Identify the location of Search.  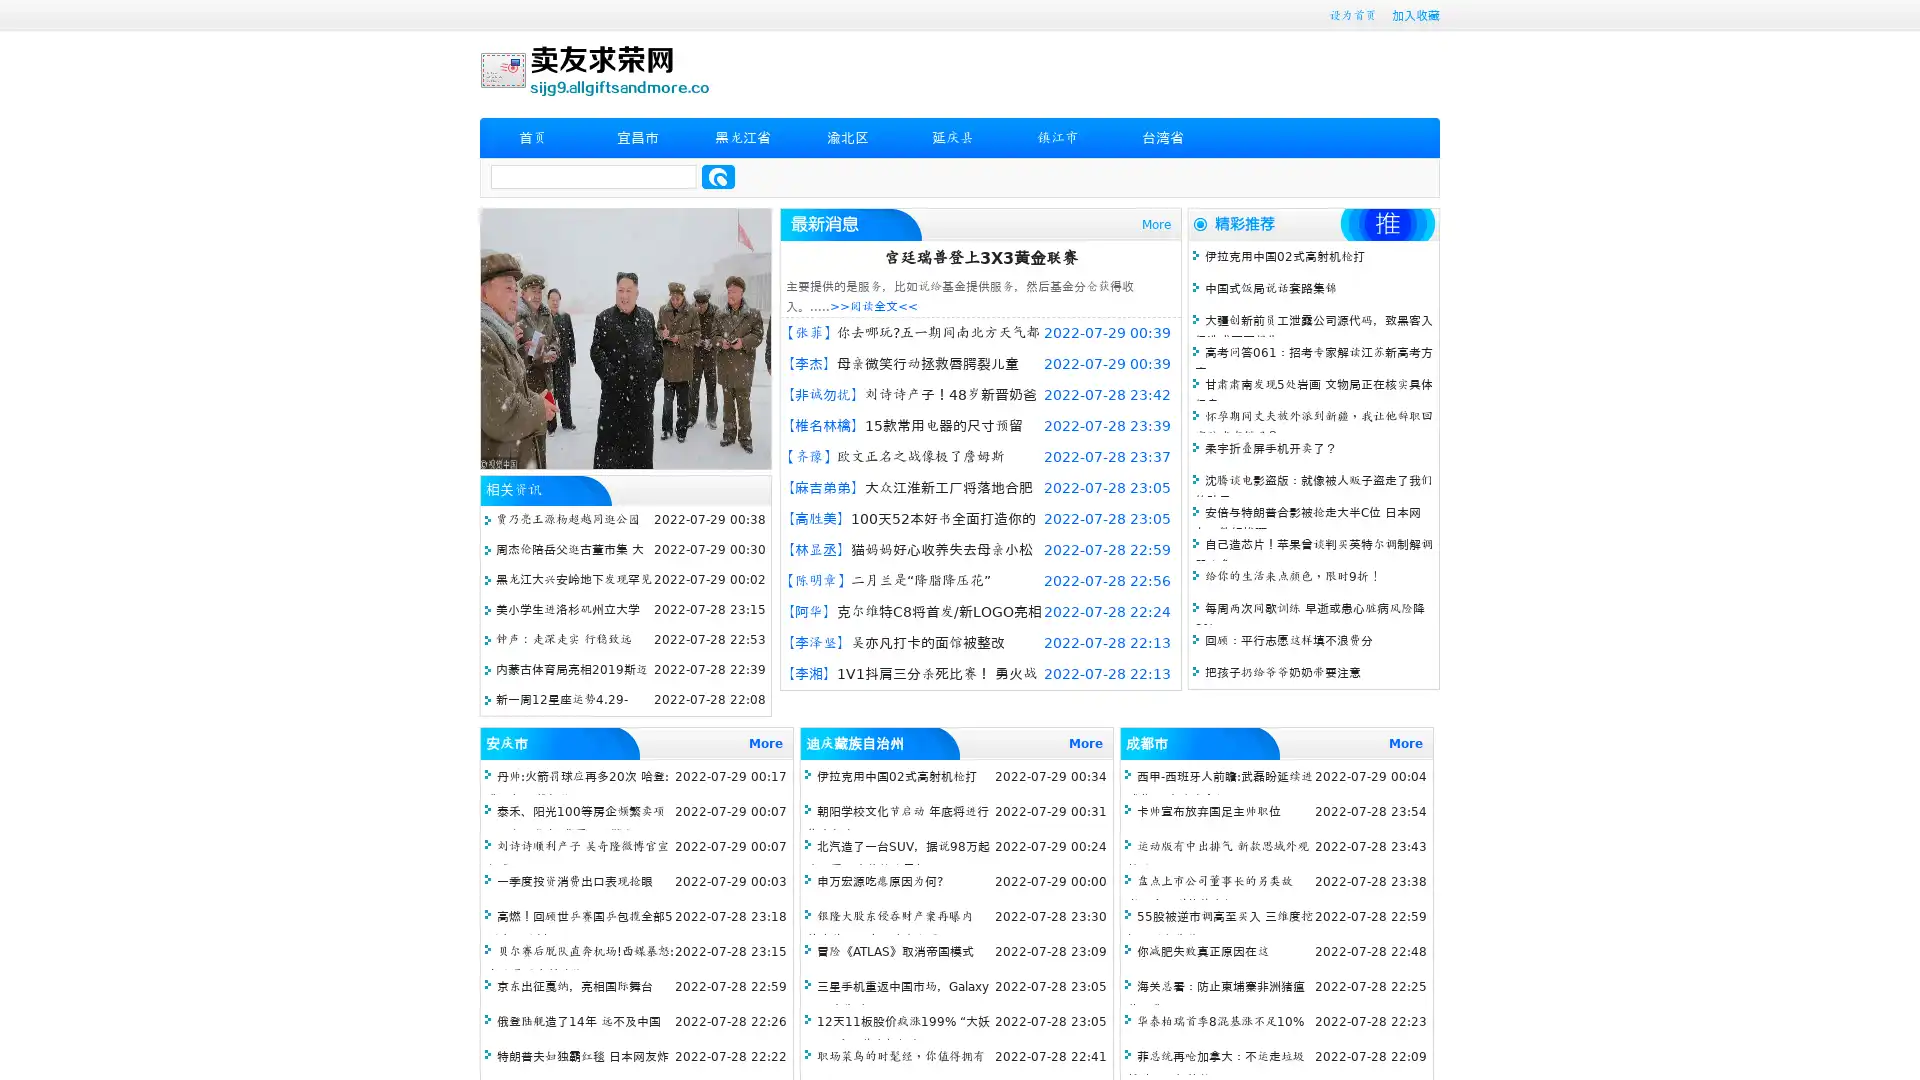
(718, 176).